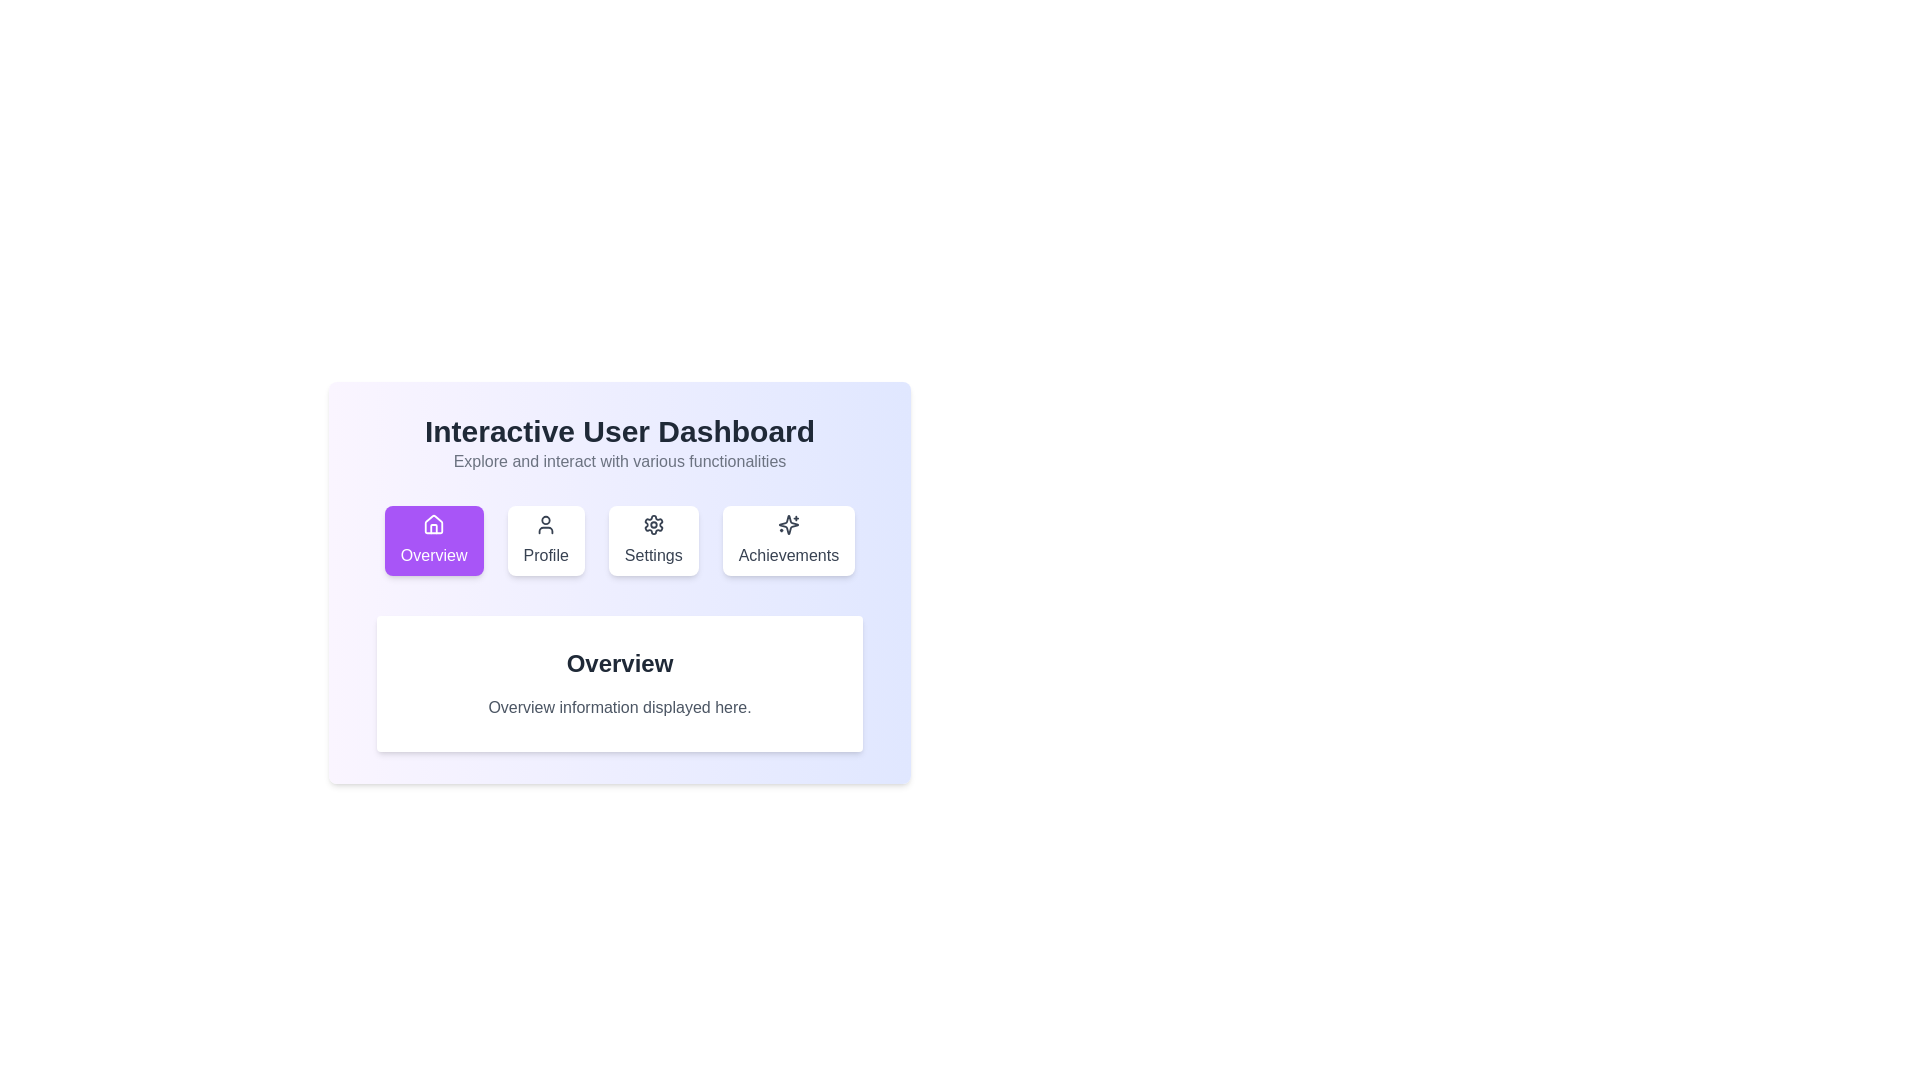 This screenshot has width=1920, height=1080. I want to click on the 'Overview' header text, which is bold and dark gray, so click(618, 663).